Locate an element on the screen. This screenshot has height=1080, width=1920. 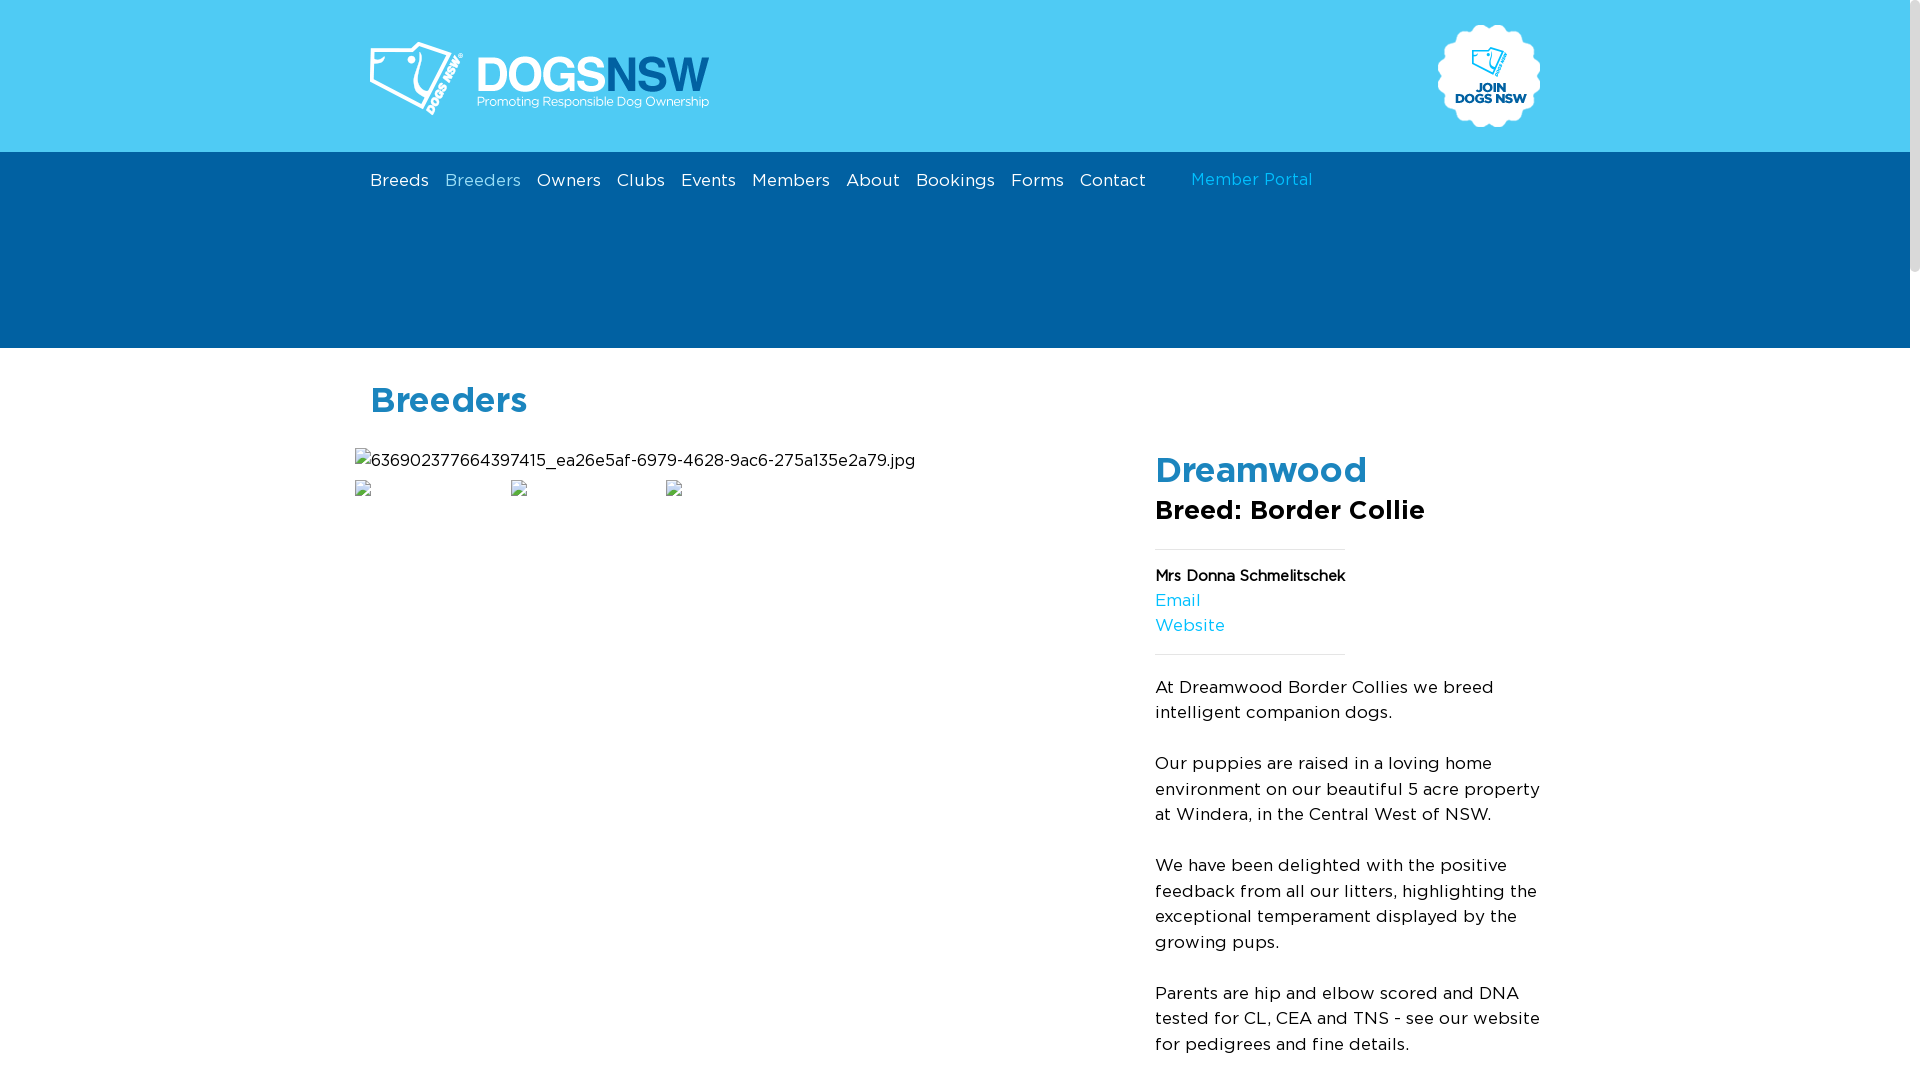
'Bookings' is located at coordinates (915, 181).